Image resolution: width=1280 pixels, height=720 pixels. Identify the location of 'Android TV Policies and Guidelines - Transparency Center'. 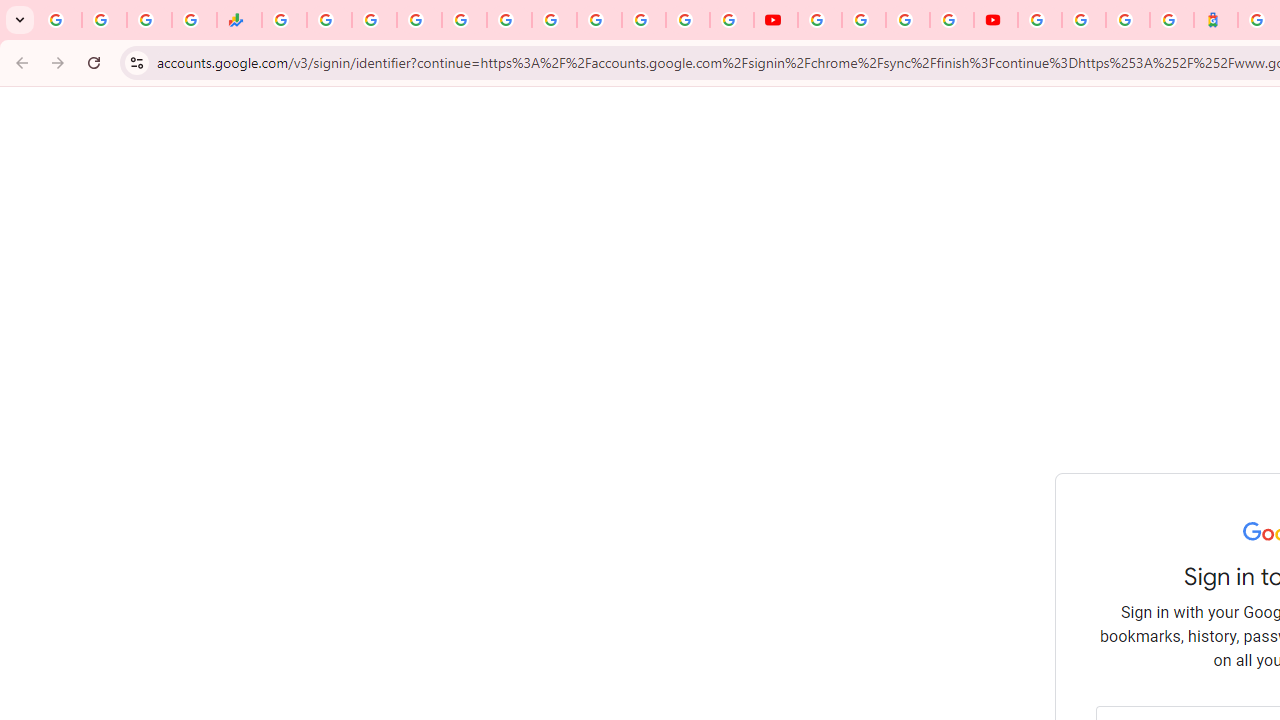
(554, 20).